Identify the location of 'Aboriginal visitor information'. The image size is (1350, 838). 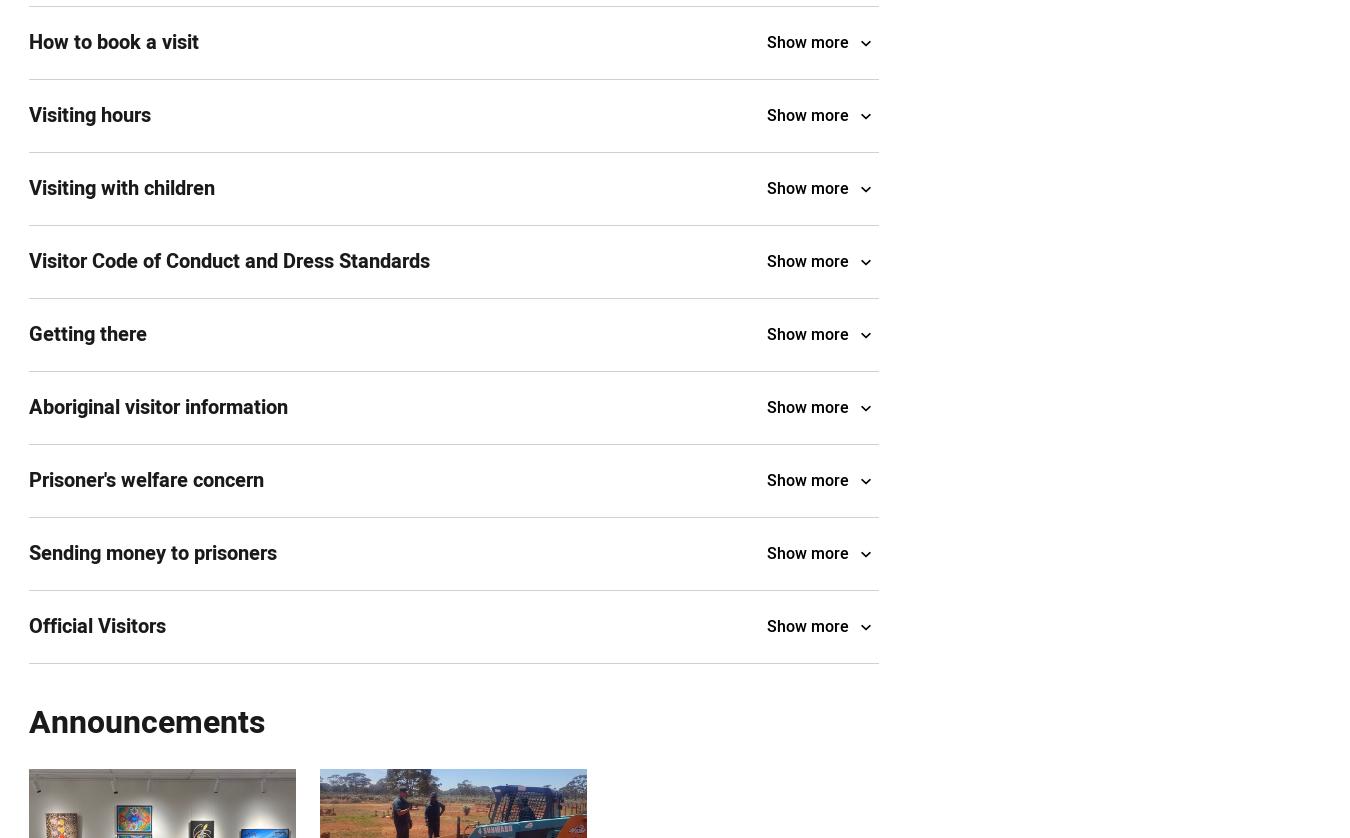
(28, 406).